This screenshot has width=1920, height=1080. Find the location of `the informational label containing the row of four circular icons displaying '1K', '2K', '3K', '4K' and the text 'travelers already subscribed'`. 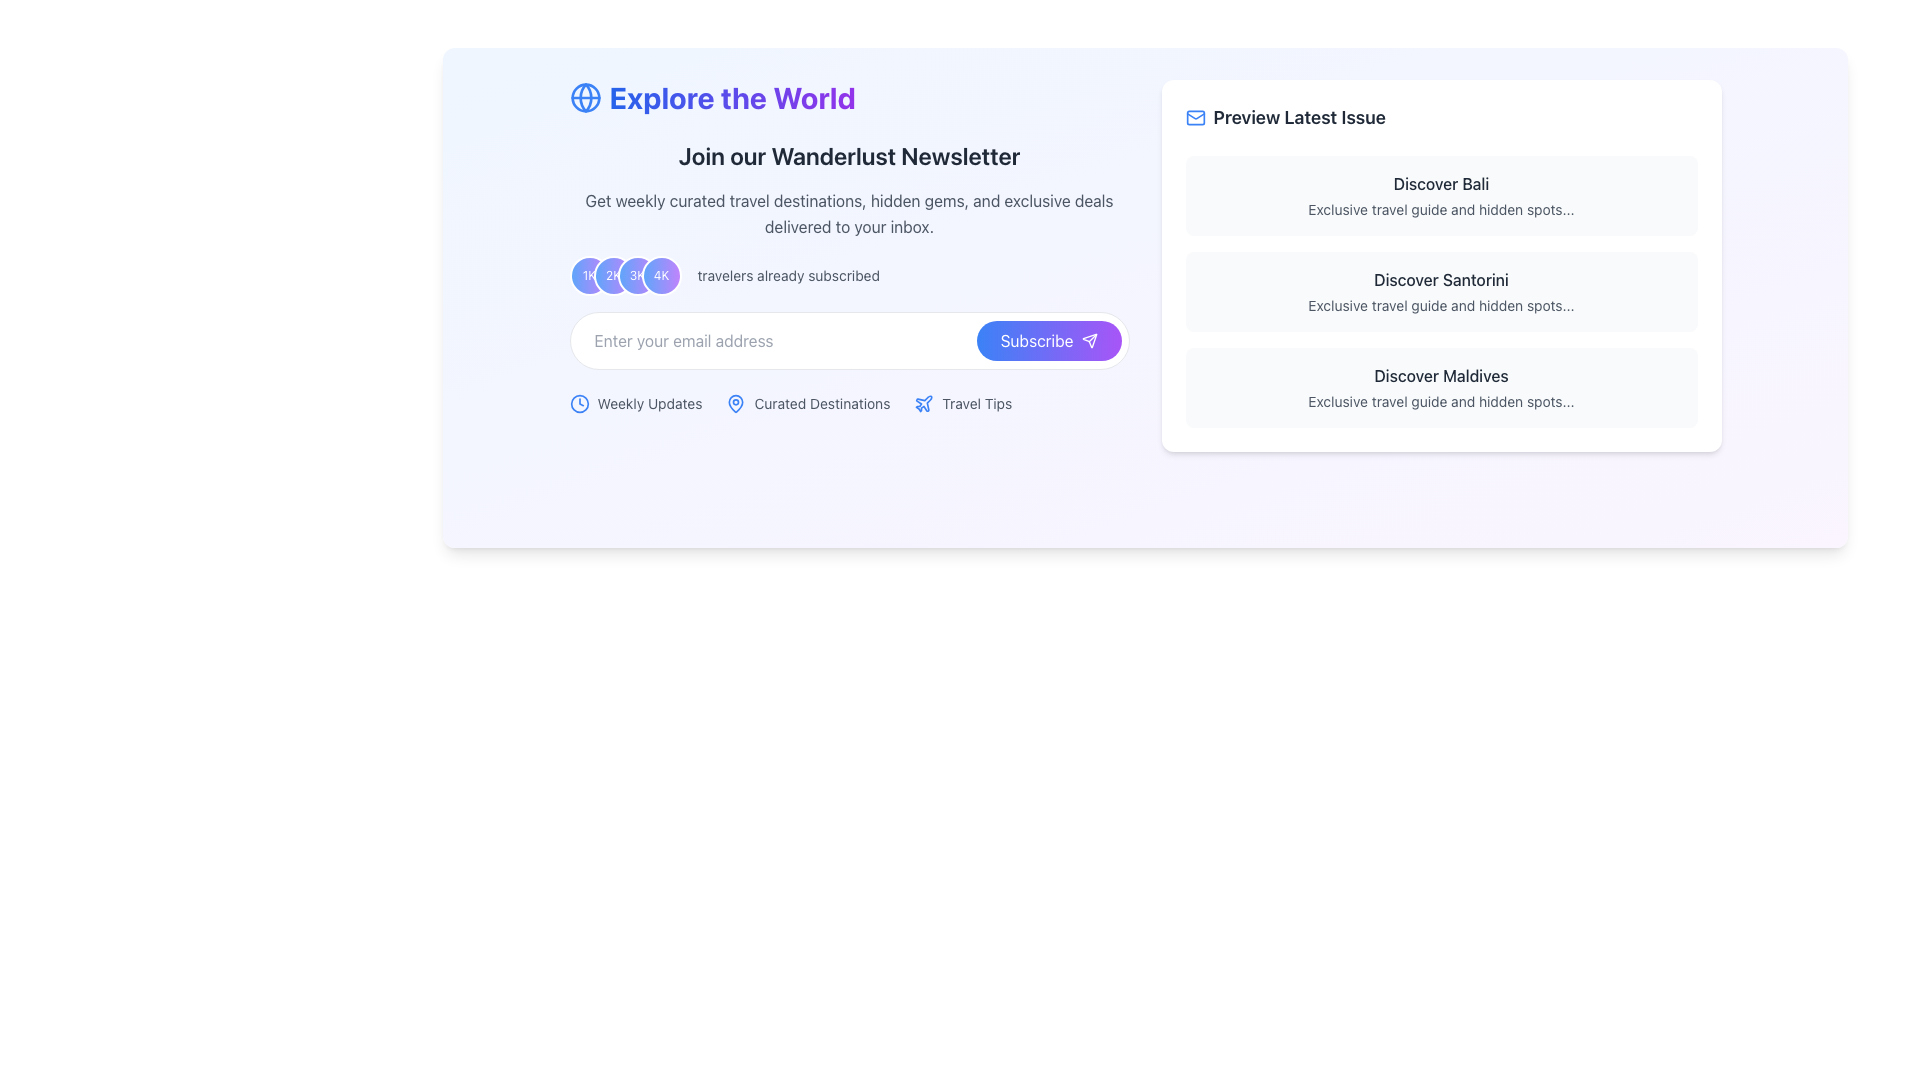

the informational label containing the row of four circular icons displaying '1K', '2K', '3K', '4K' and the text 'travelers already subscribed' is located at coordinates (849, 276).